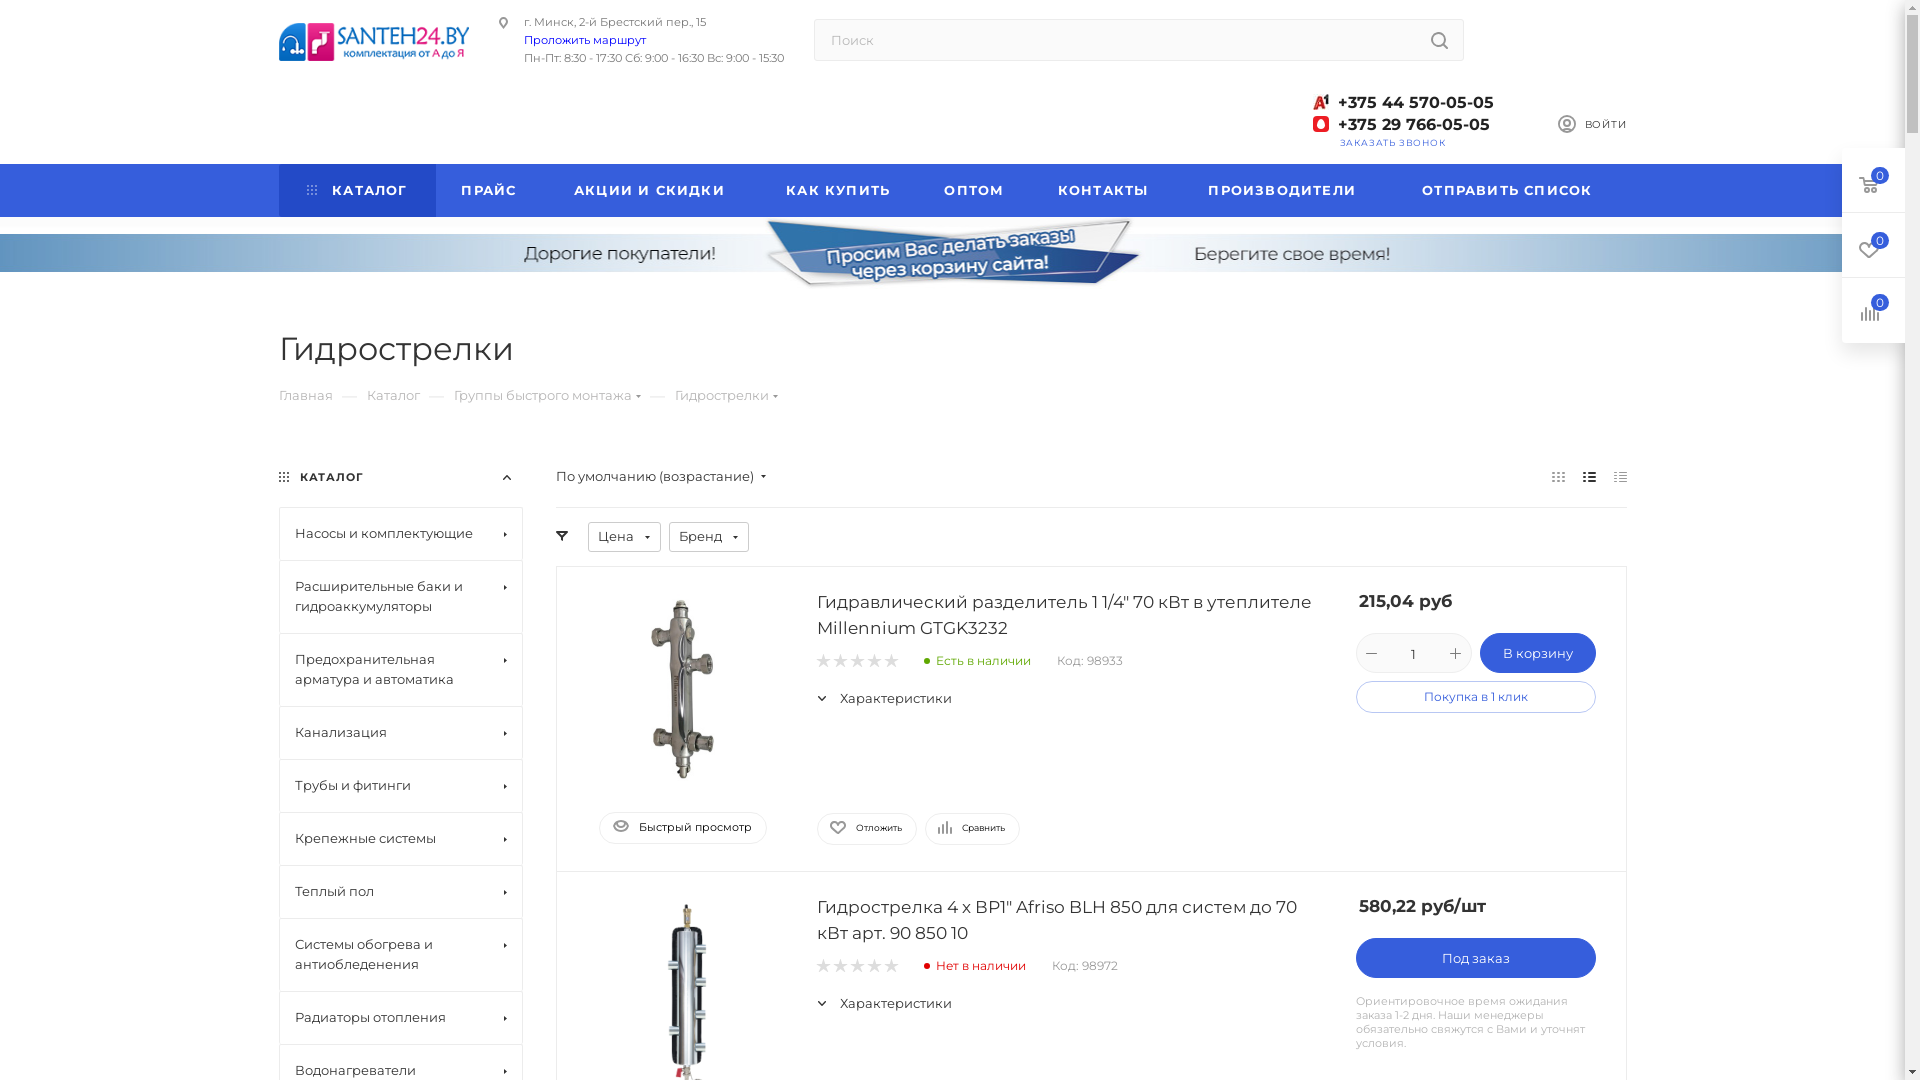  Describe the element at coordinates (865, 965) in the screenshot. I see `'4'` at that location.